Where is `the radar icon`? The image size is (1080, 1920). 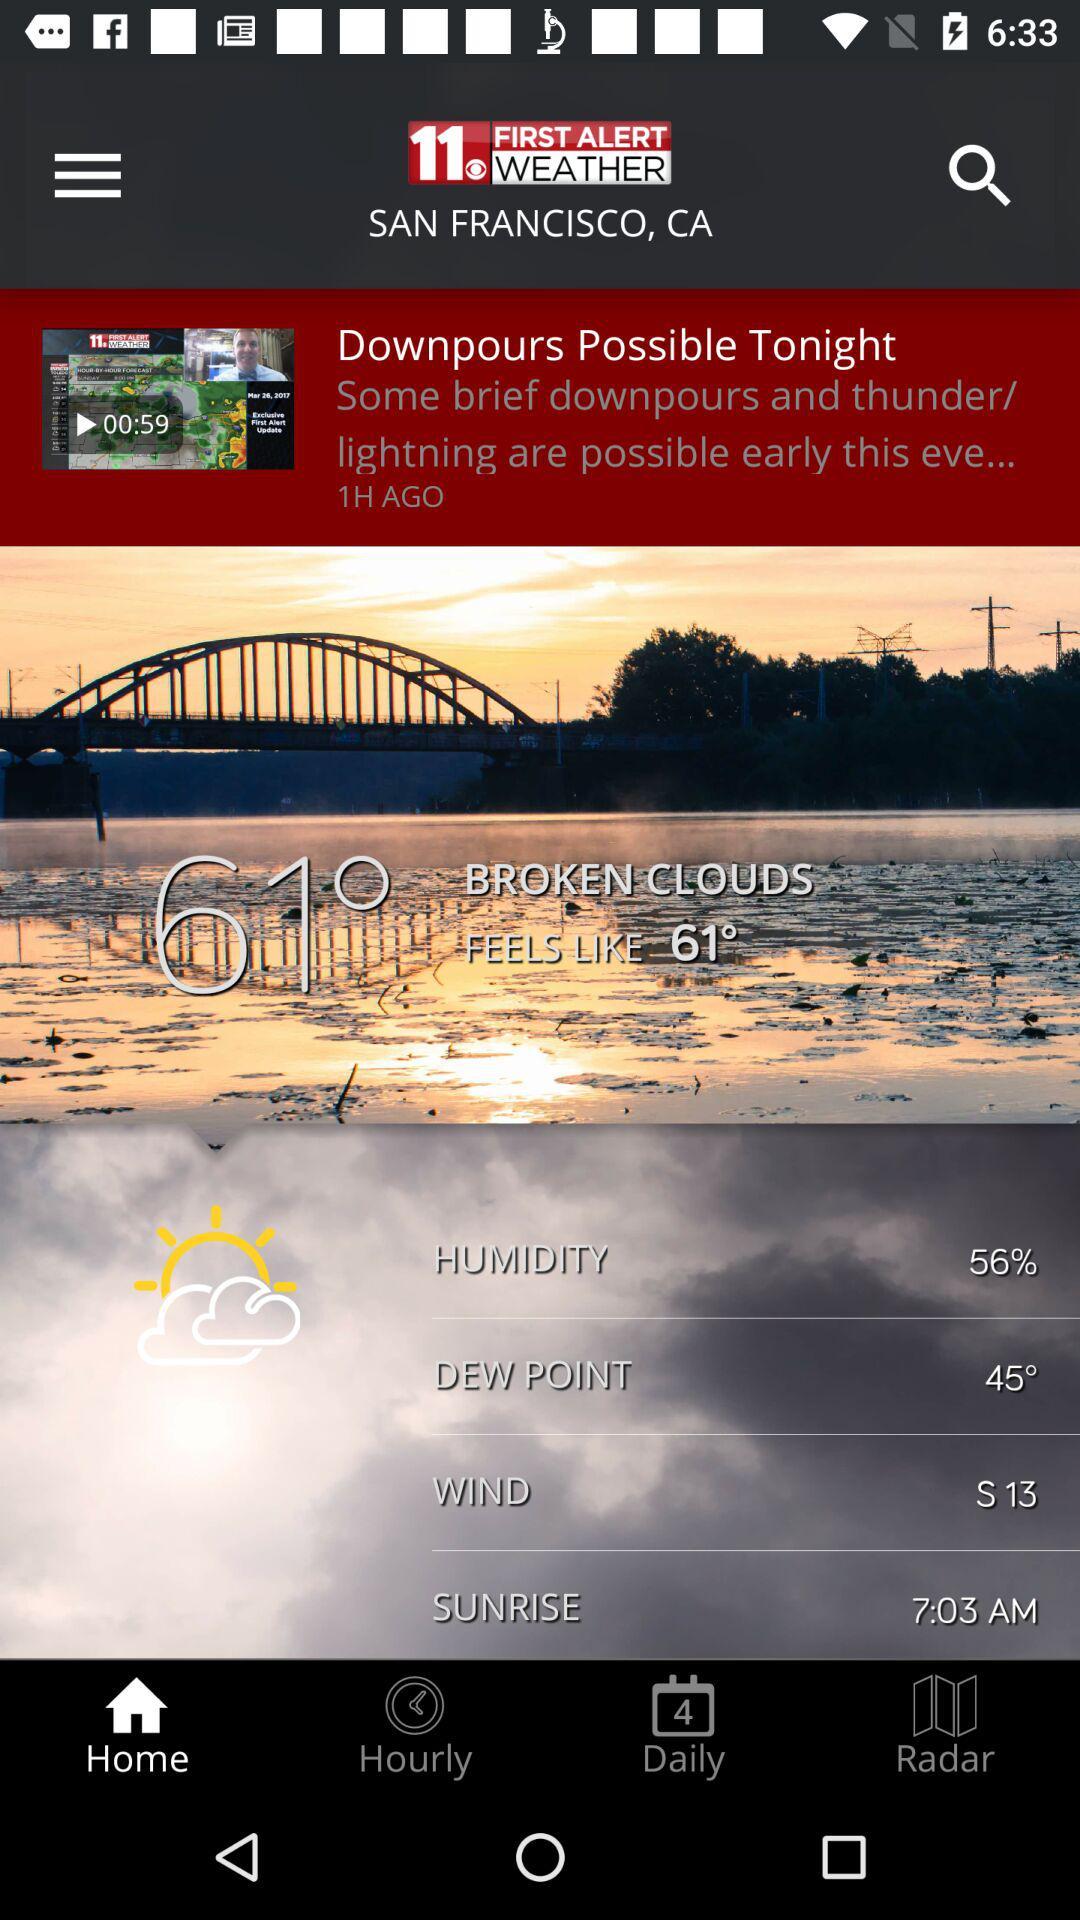 the radar icon is located at coordinates (945, 1726).